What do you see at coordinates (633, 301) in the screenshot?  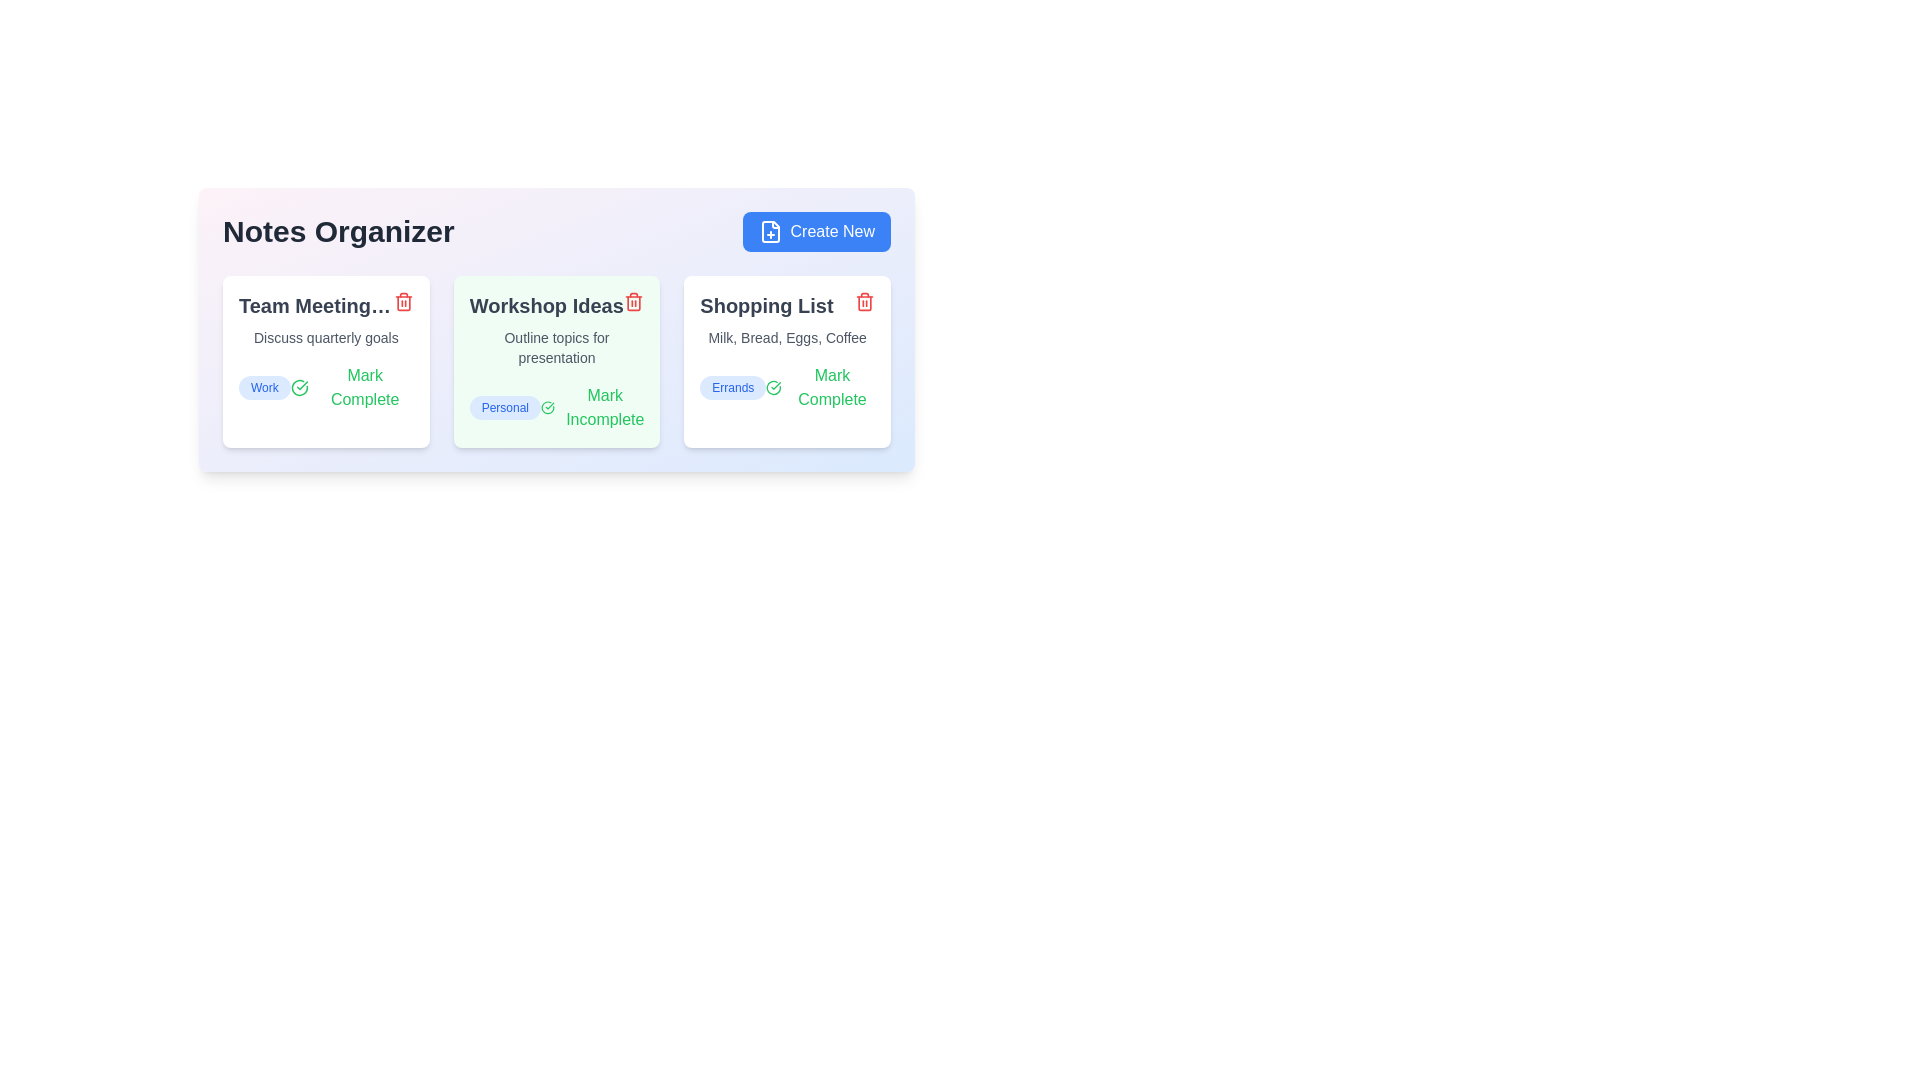 I see `delete button for the note titled Workshop Ideas` at bounding box center [633, 301].